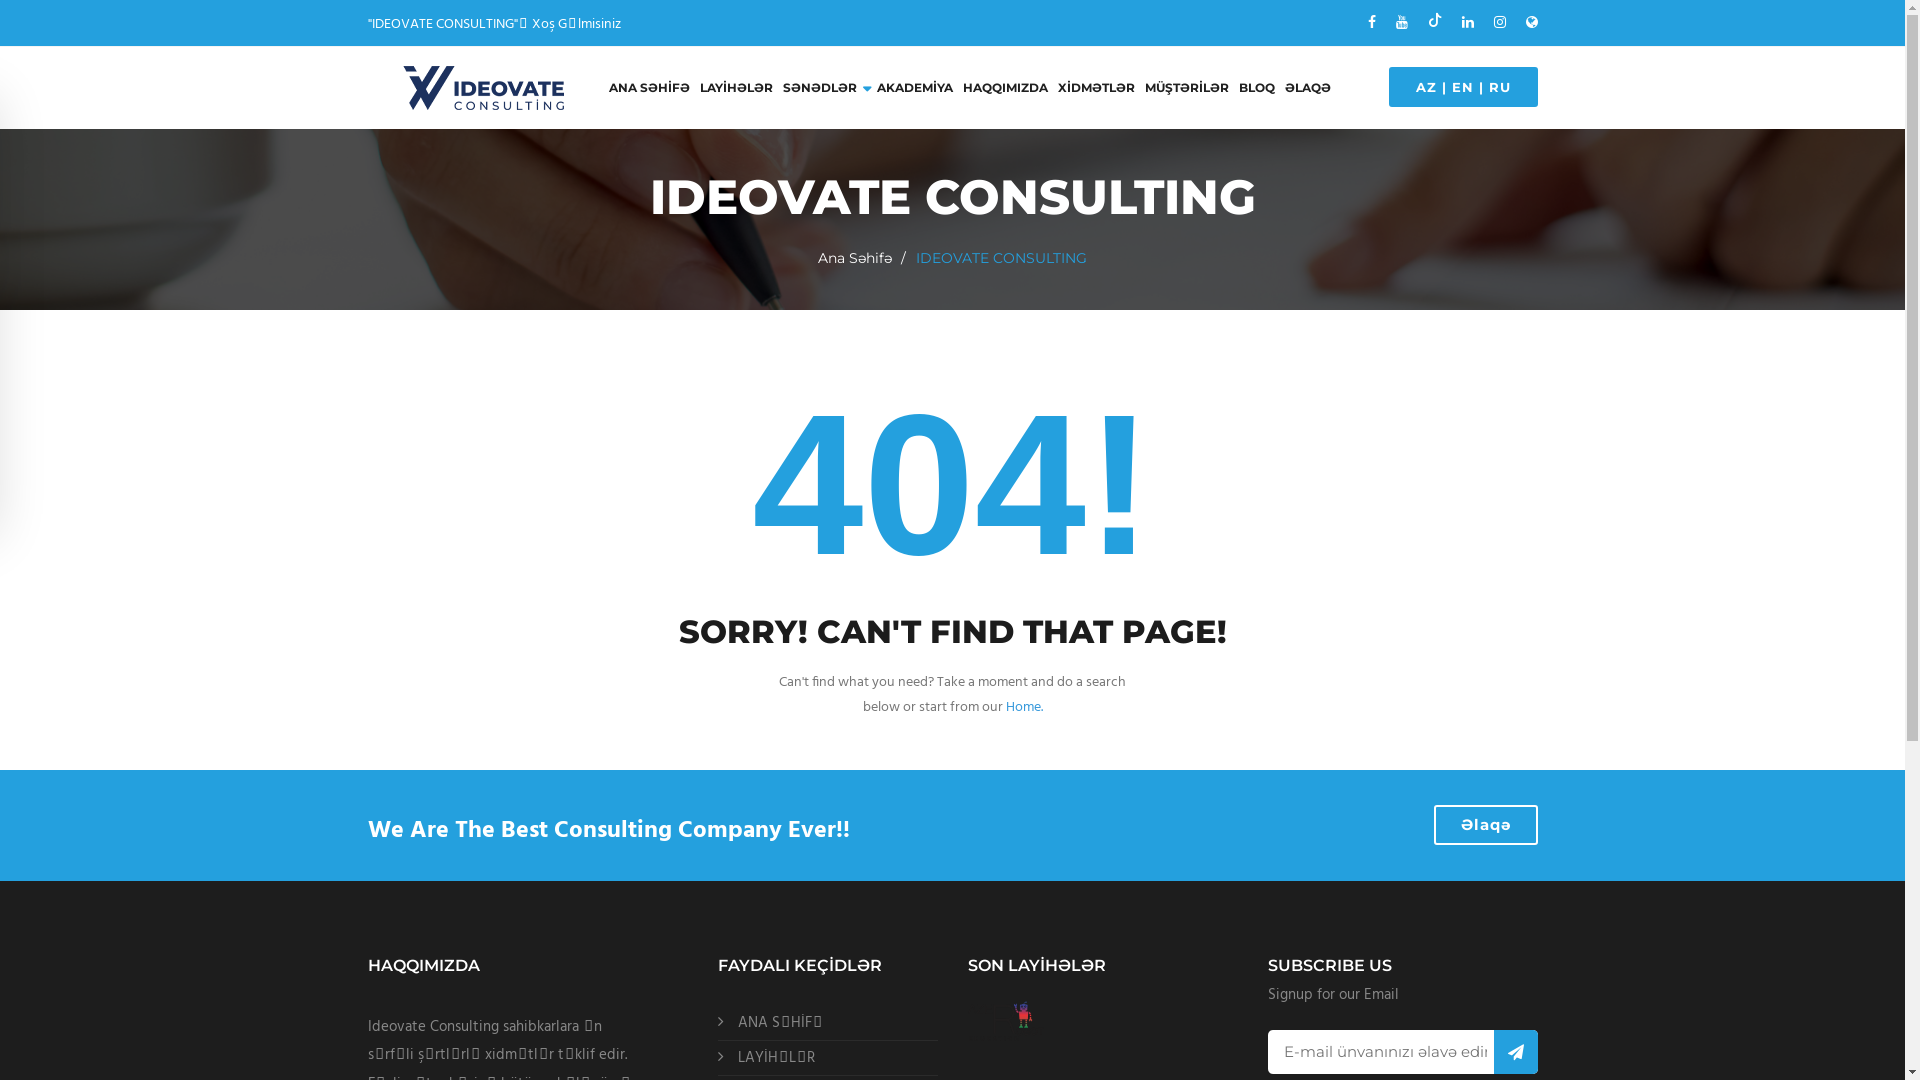 This screenshot has width=1920, height=1080. I want to click on 'Home.', so click(1024, 706).